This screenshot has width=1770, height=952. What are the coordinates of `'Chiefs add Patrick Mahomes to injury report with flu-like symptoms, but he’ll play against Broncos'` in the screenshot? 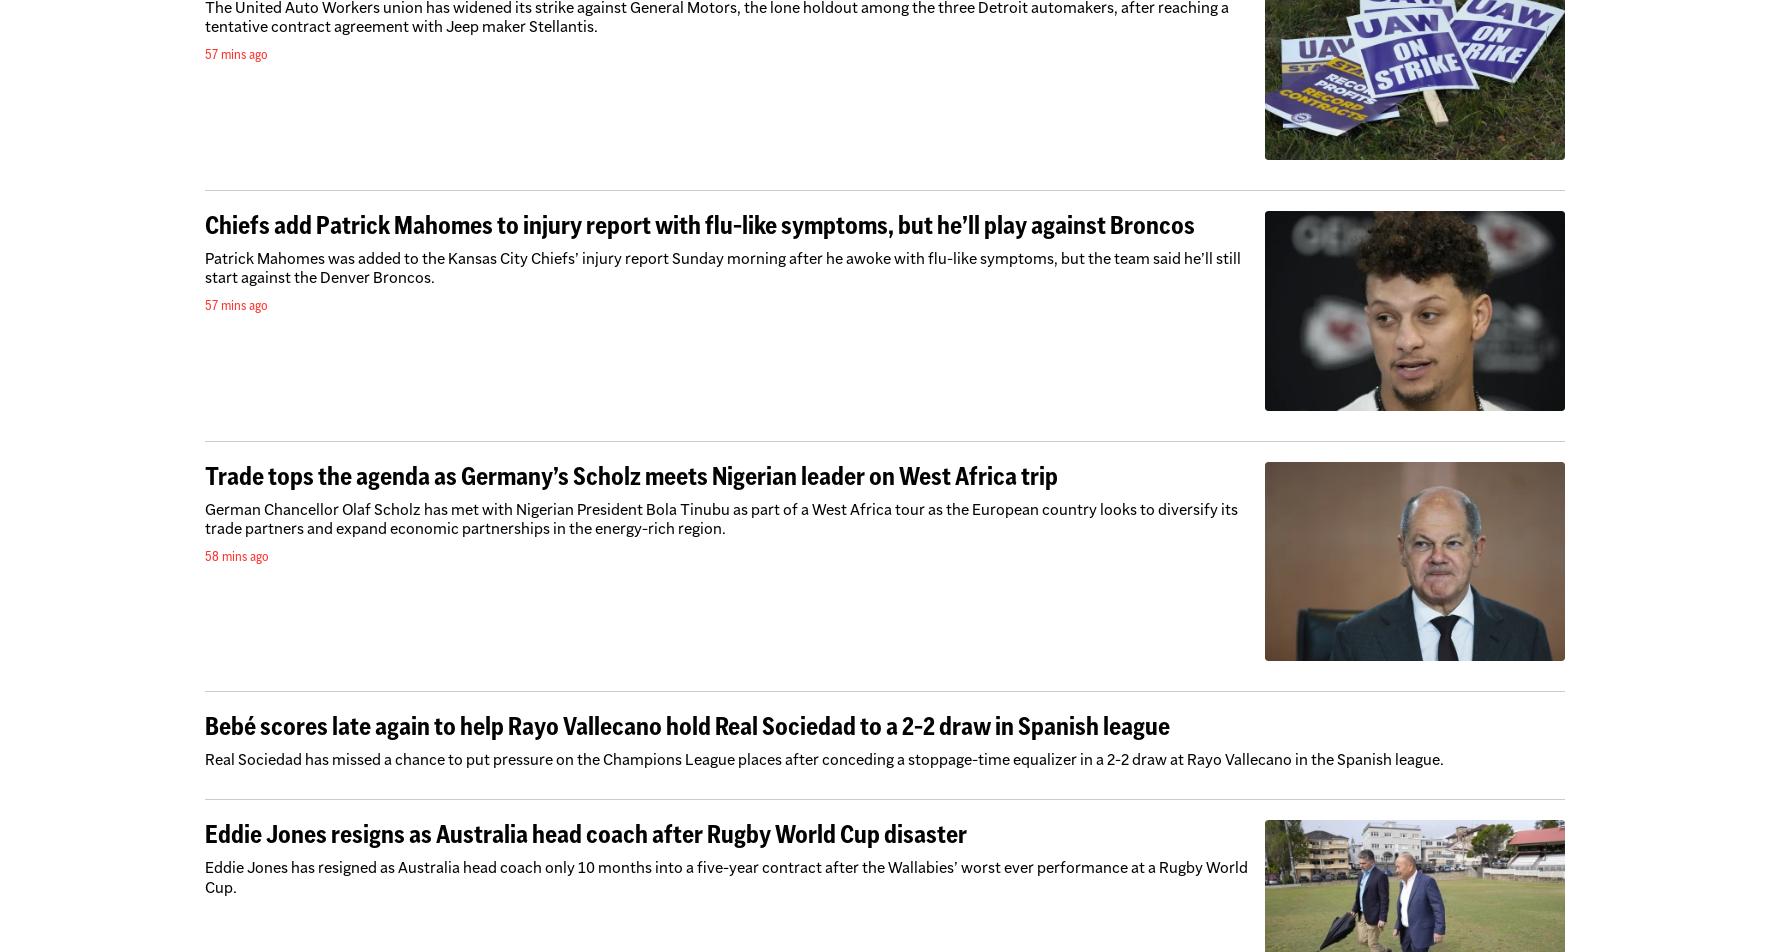 It's located at (699, 224).